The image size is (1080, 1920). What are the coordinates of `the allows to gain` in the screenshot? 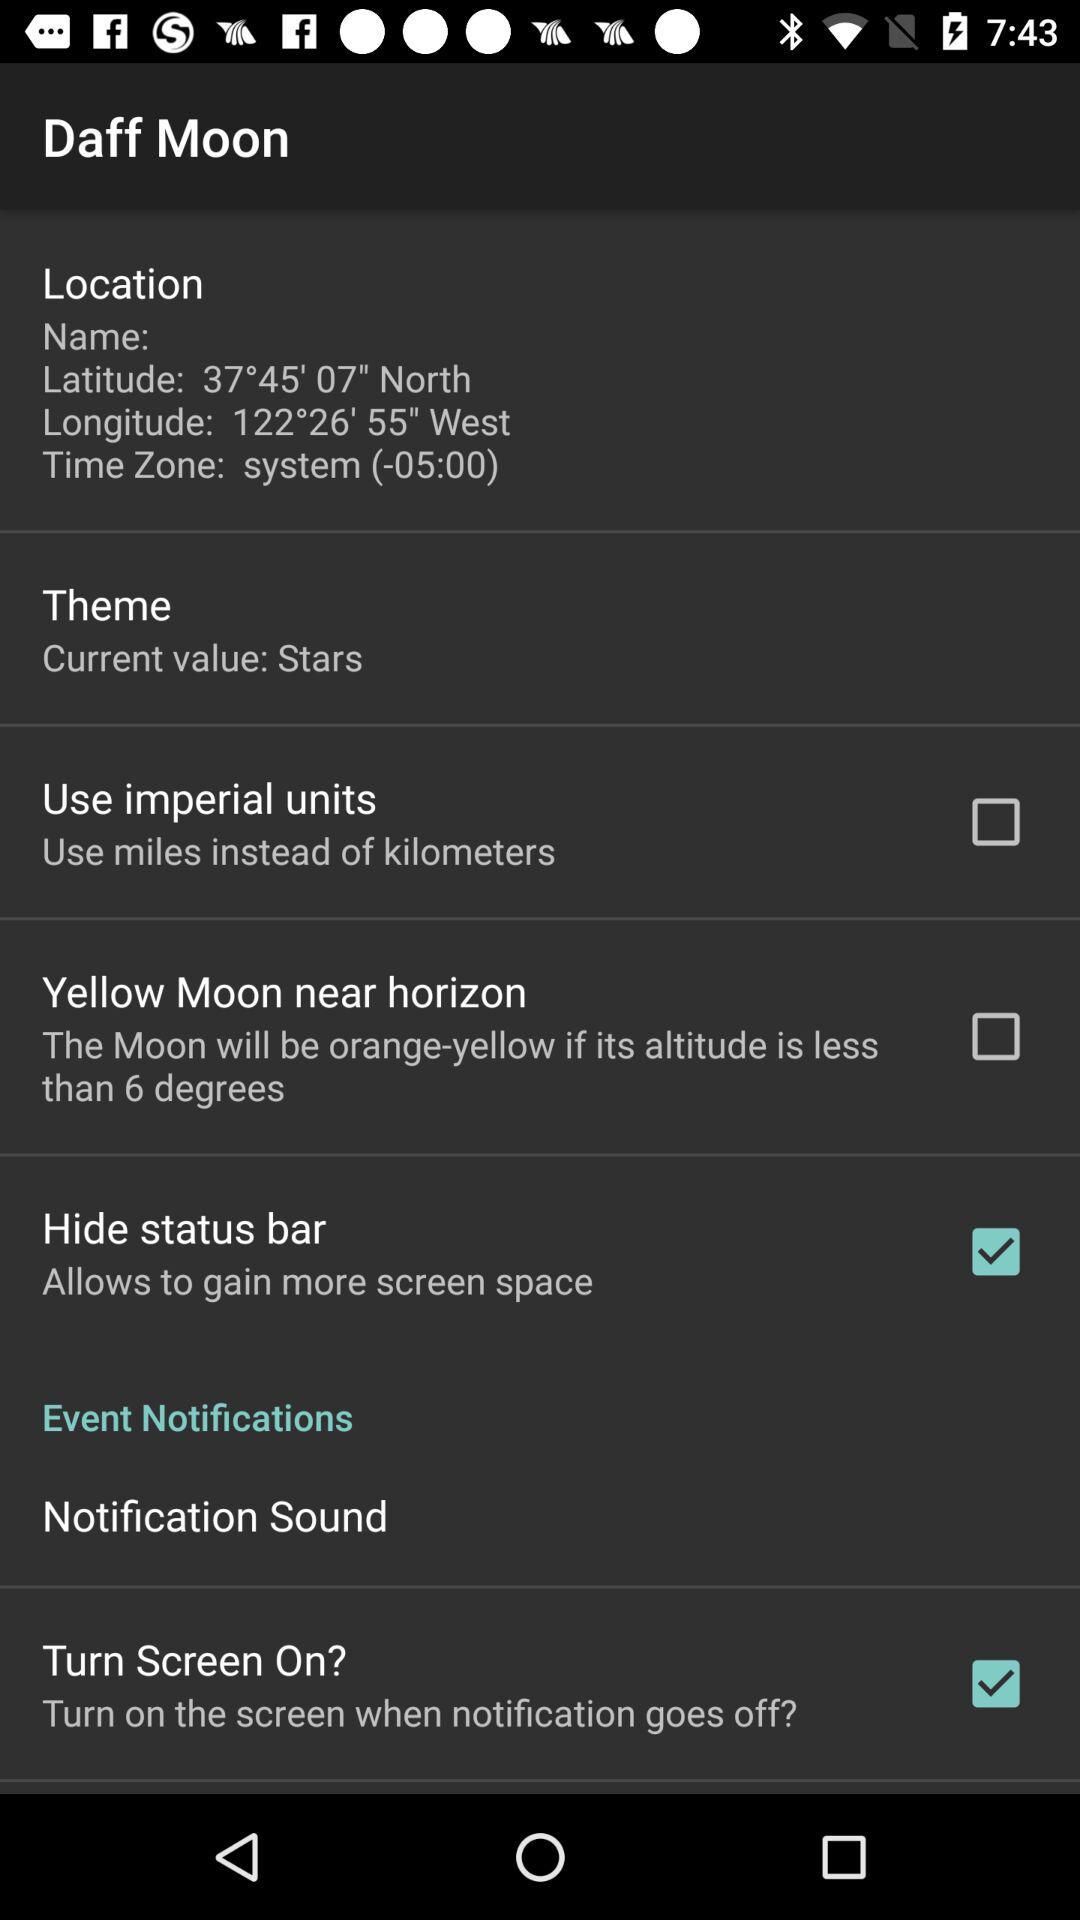 It's located at (316, 1280).